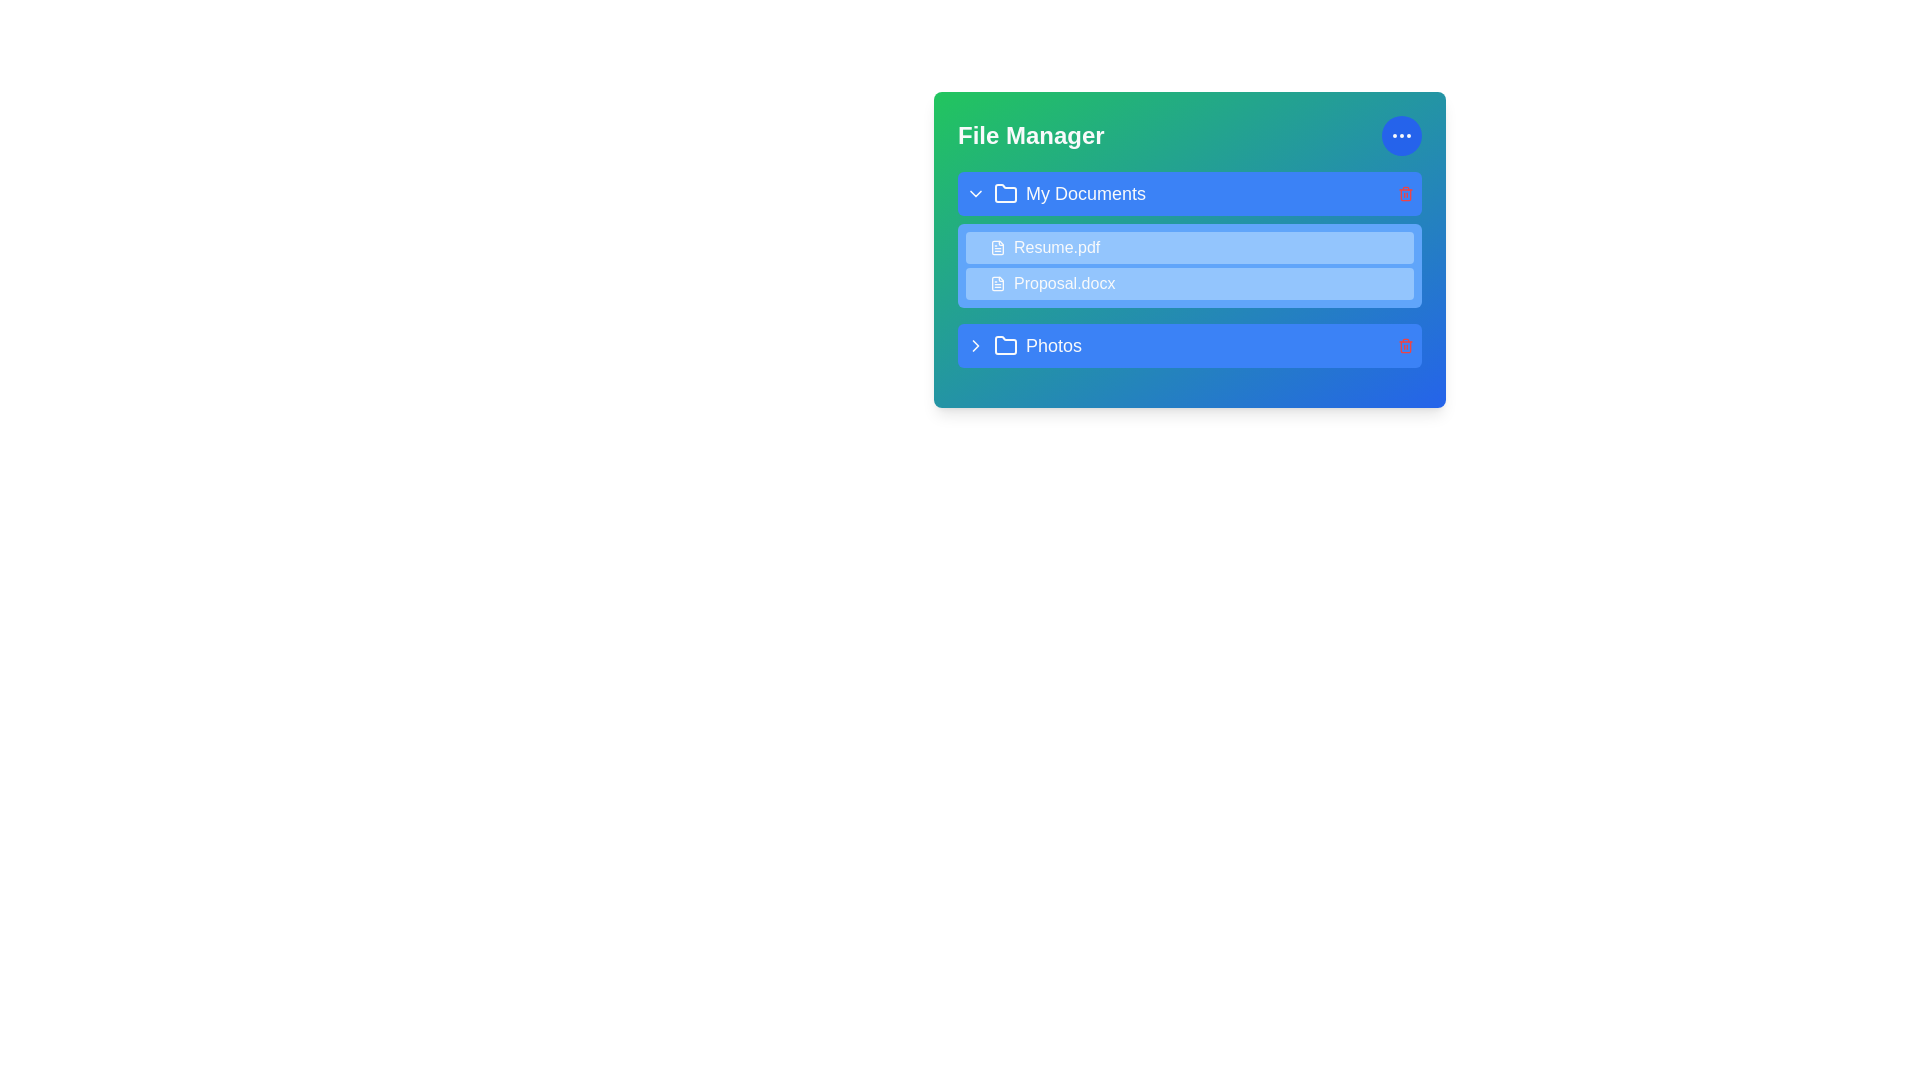 The height and width of the screenshot is (1080, 1920). I want to click on the folder icon representing the 'Photos' directory, located adjacent to the 'Photos' text, so click(1006, 345).